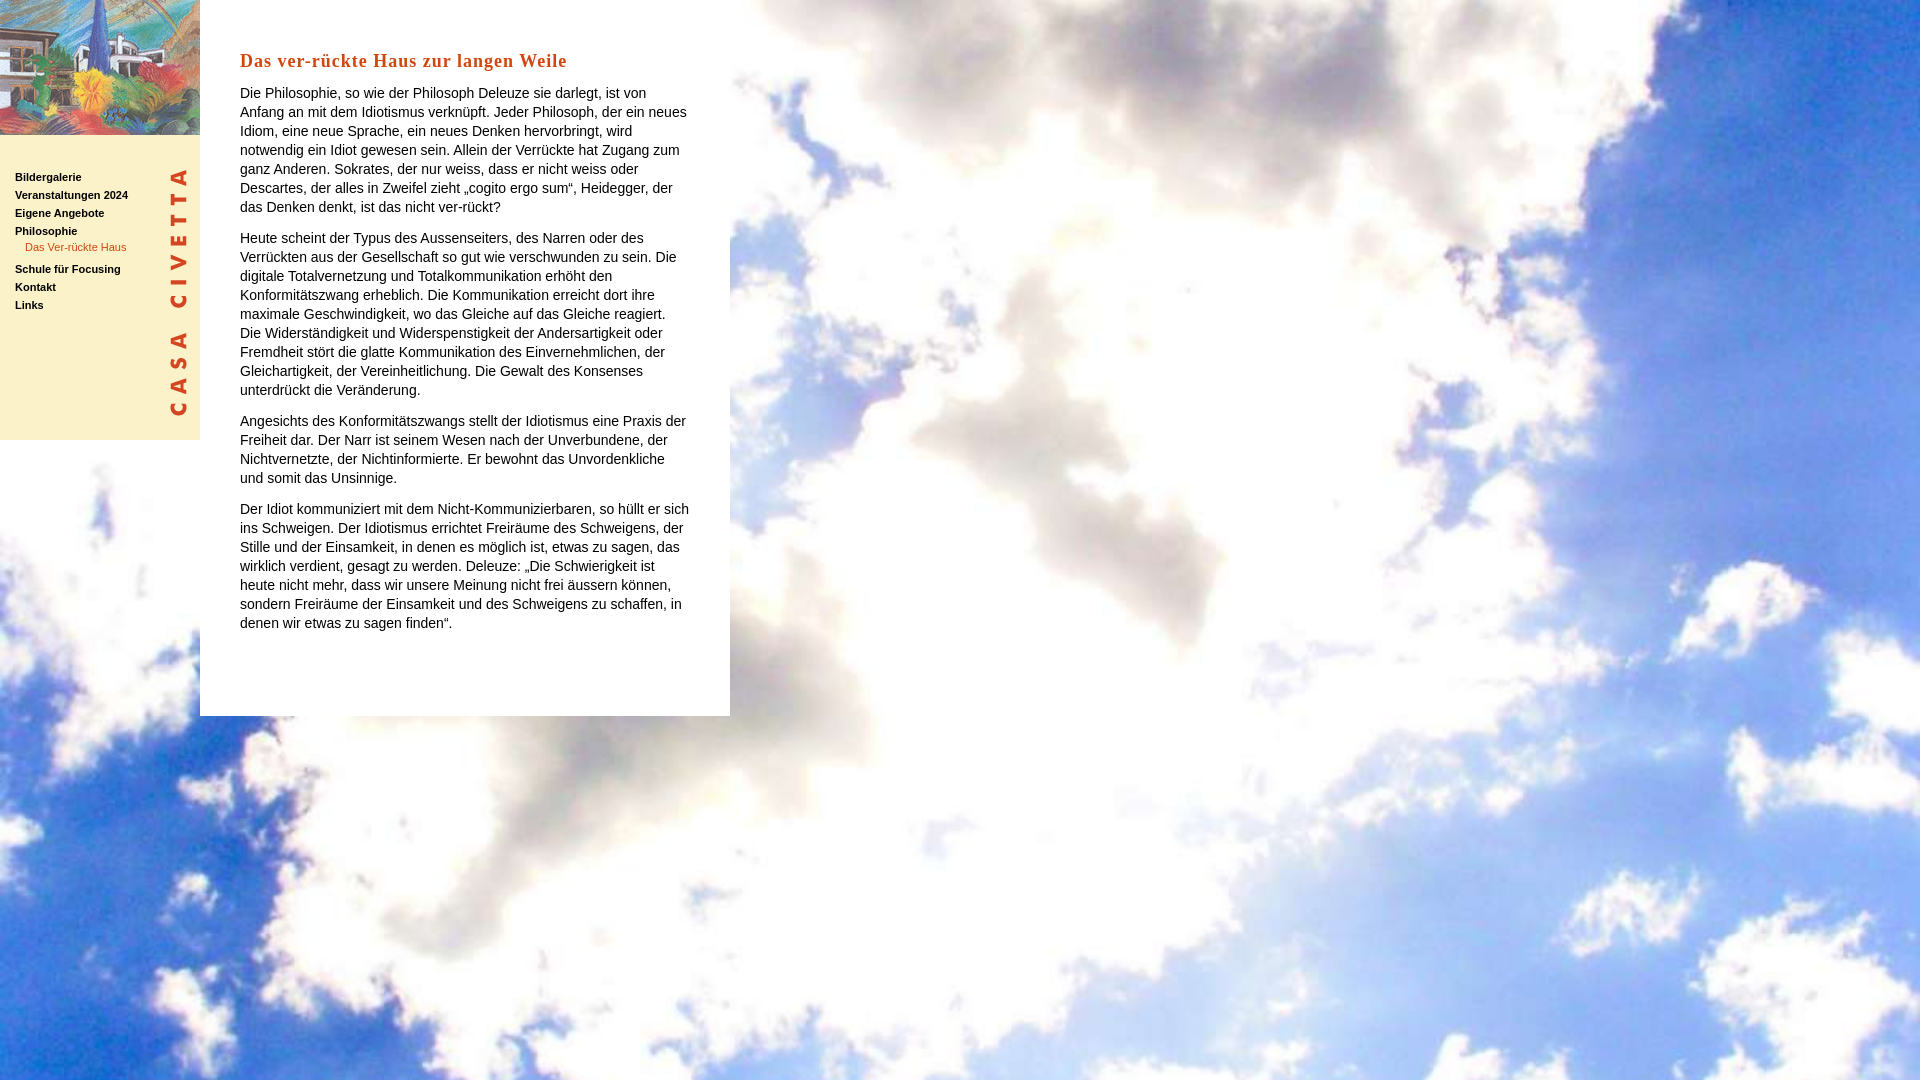 This screenshot has height=1080, width=1920. What do you see at coordinates (99, 130) in the screenshot?
I see `'home'` at bounding box center [99, 130].